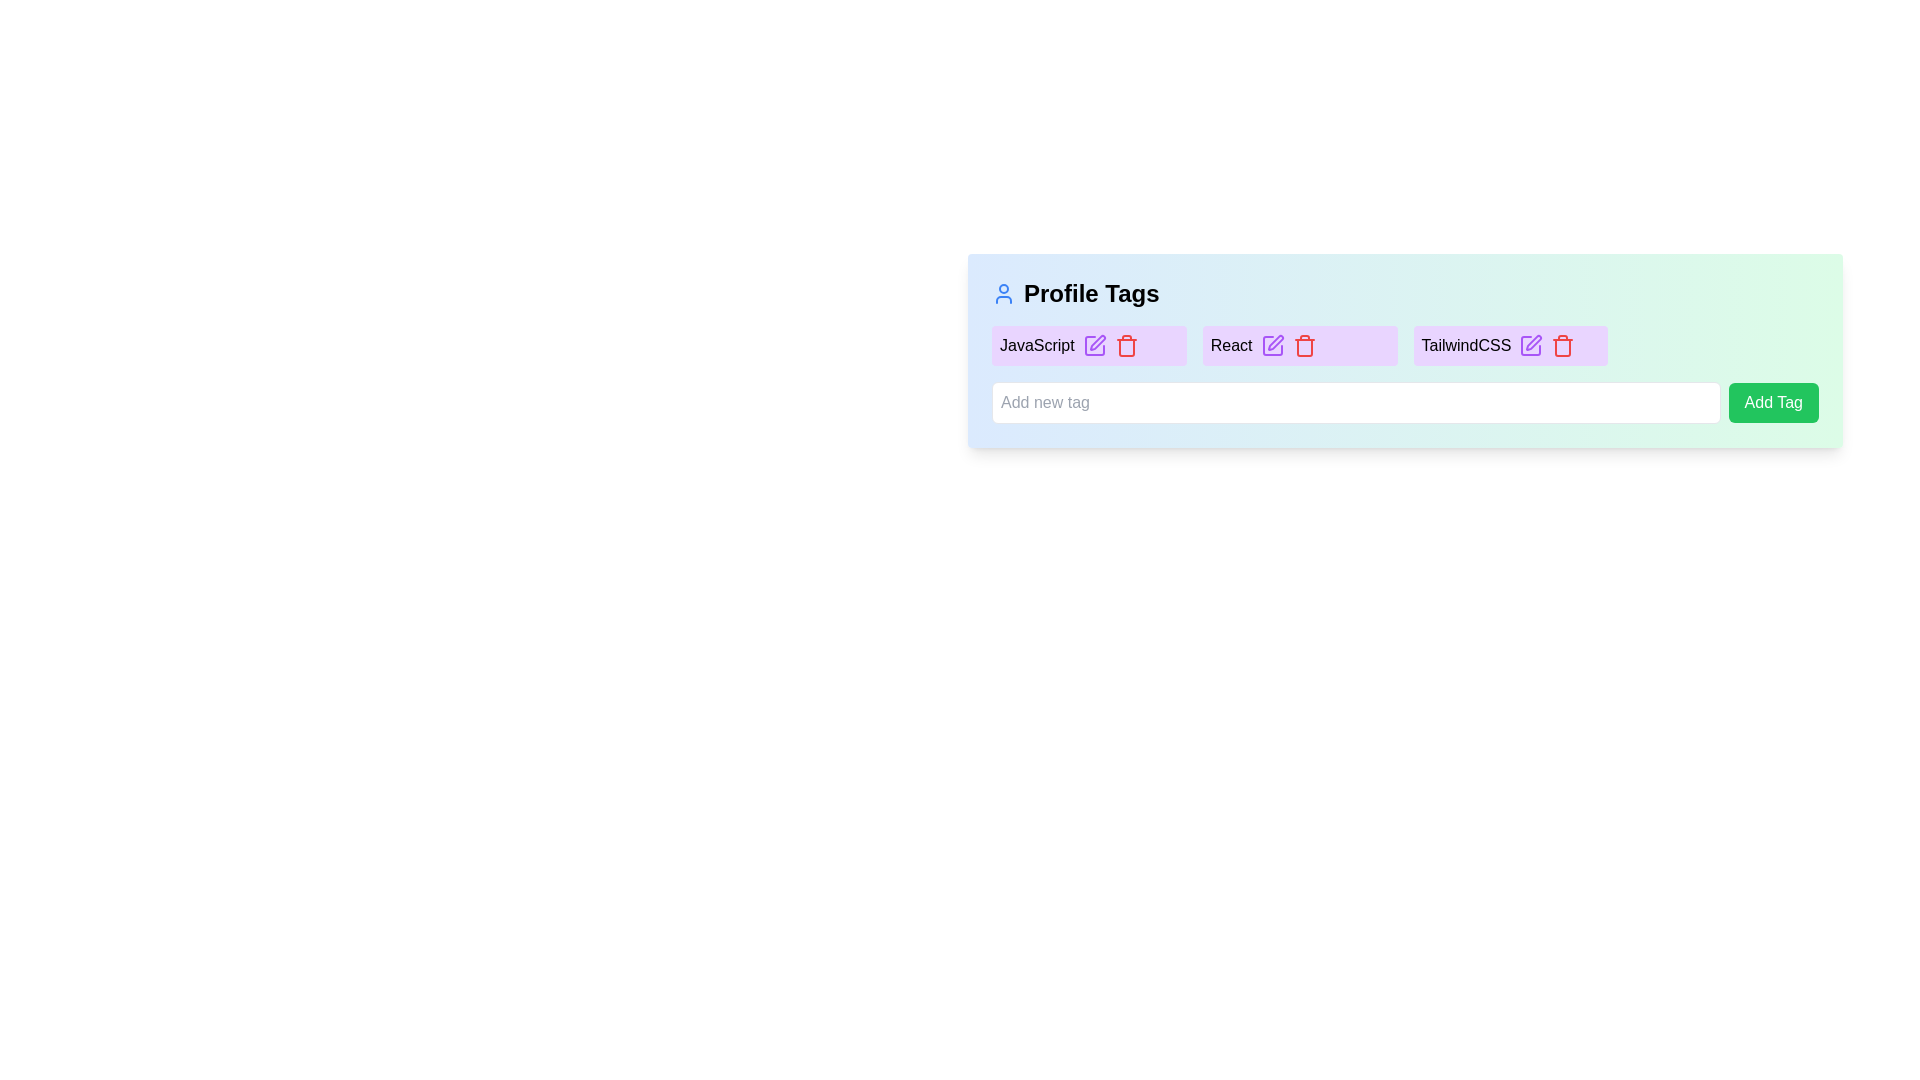 Image resolution: width=1920 pixels, height=1080 pixels. What do you see at coordinates (1003, 293) in the screenshot?
I see `the profile icon located at the top-left corner of the horizontal bar labeled 'Profile Tags'` at bounding box center [1003, 293].